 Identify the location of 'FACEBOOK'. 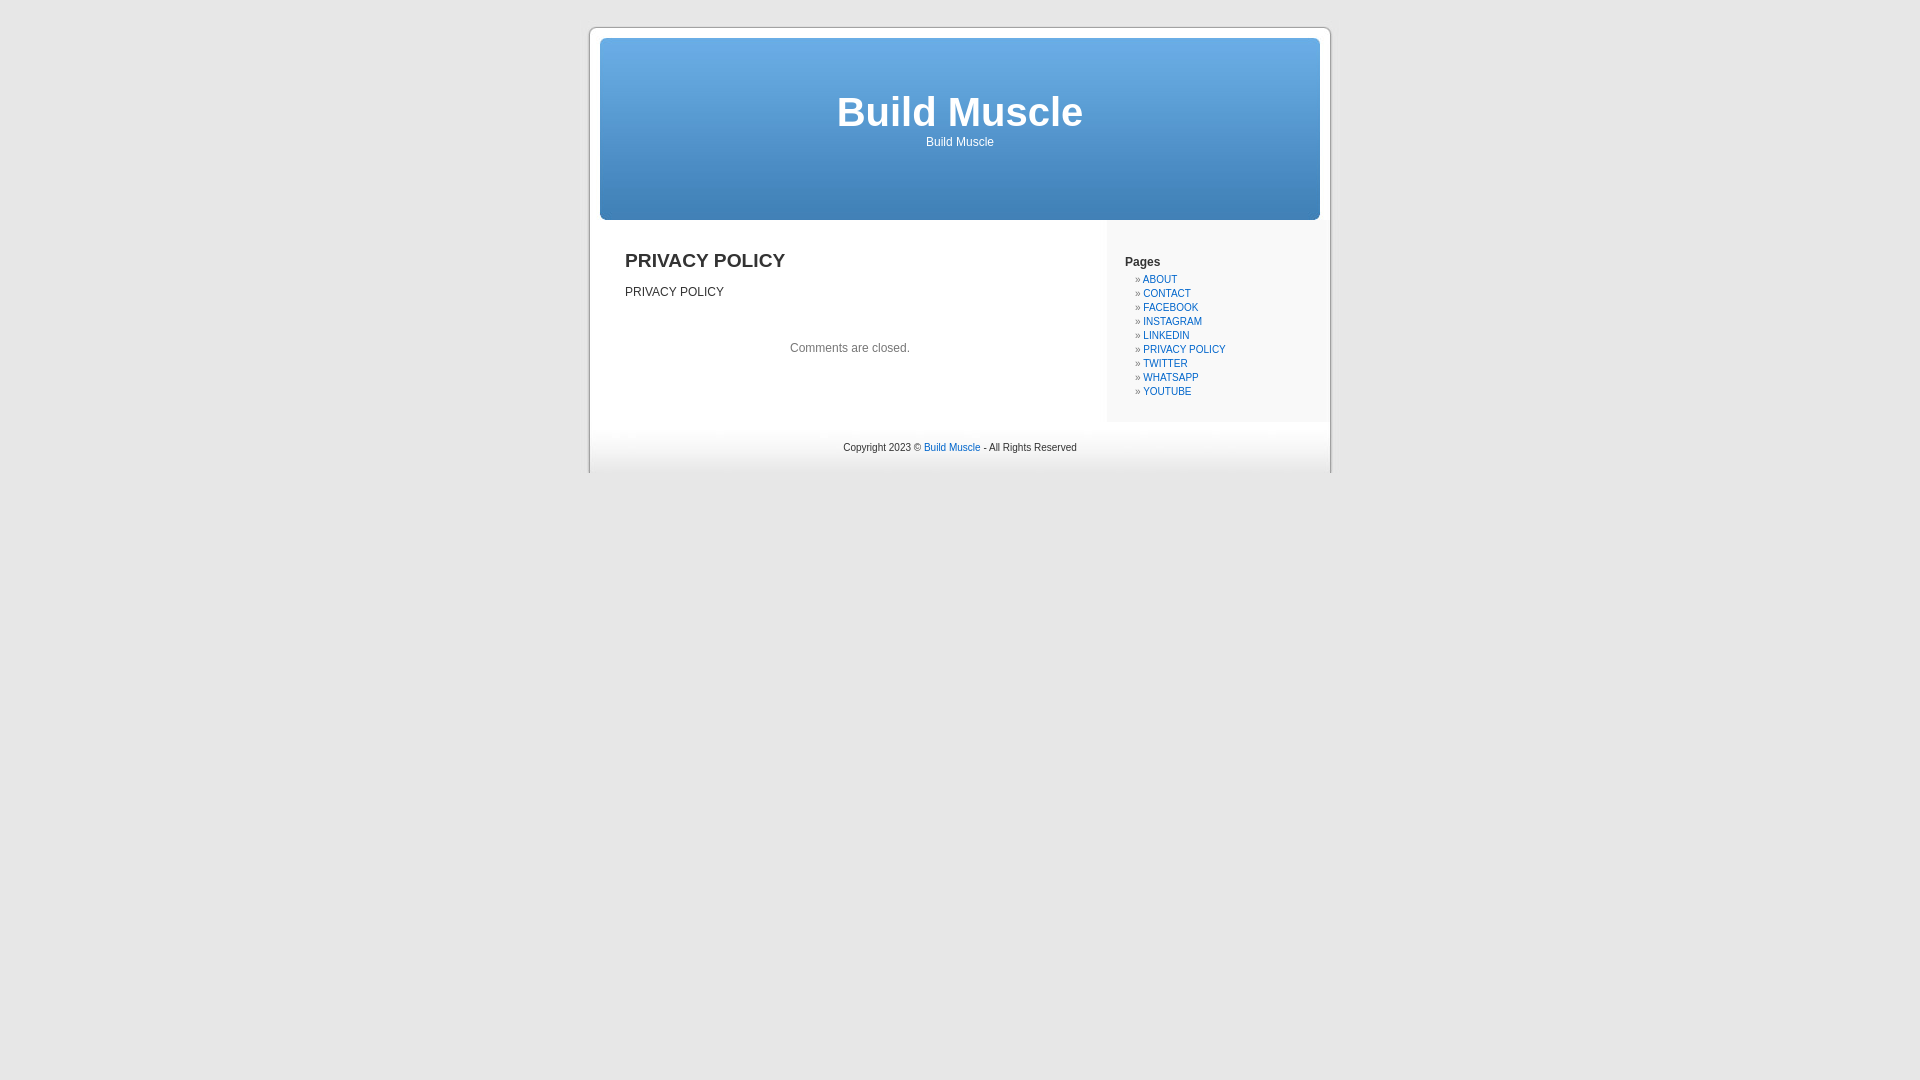
(1142, 307).